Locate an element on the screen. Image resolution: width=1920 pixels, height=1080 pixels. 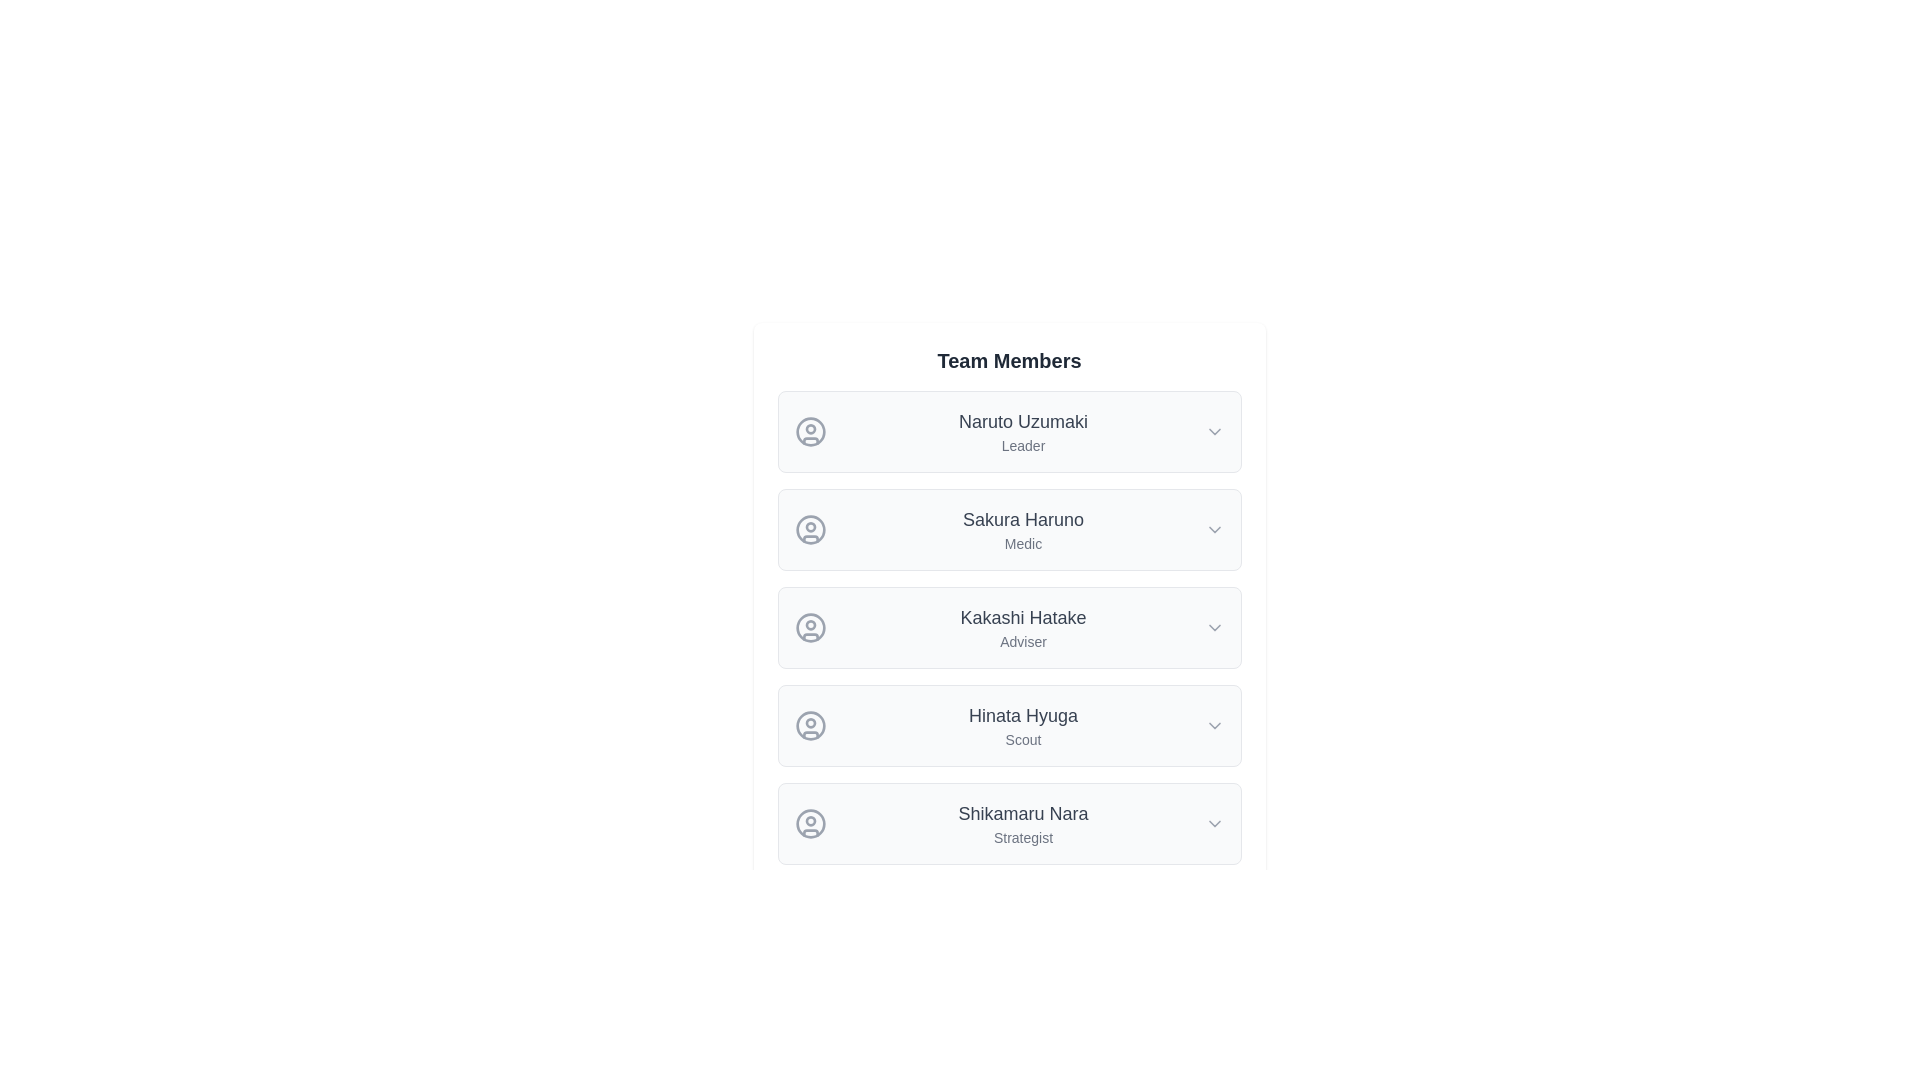
the text label indicating the role of team member 'Sakura Haruno' as 'Medic', which is positioned below their name in the list of team members is located at coordinates (1023, 543).